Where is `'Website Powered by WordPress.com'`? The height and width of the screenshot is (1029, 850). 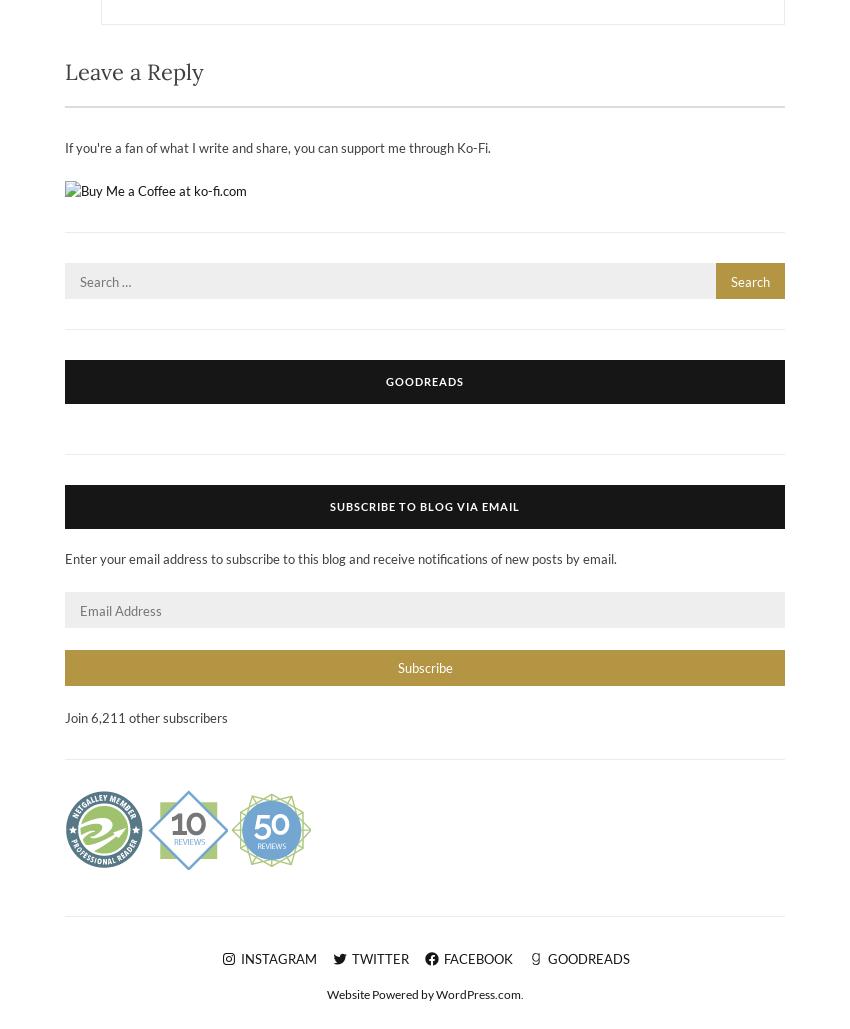 'Website Powered by WordPress.com' is located at coordinates (422, 992).